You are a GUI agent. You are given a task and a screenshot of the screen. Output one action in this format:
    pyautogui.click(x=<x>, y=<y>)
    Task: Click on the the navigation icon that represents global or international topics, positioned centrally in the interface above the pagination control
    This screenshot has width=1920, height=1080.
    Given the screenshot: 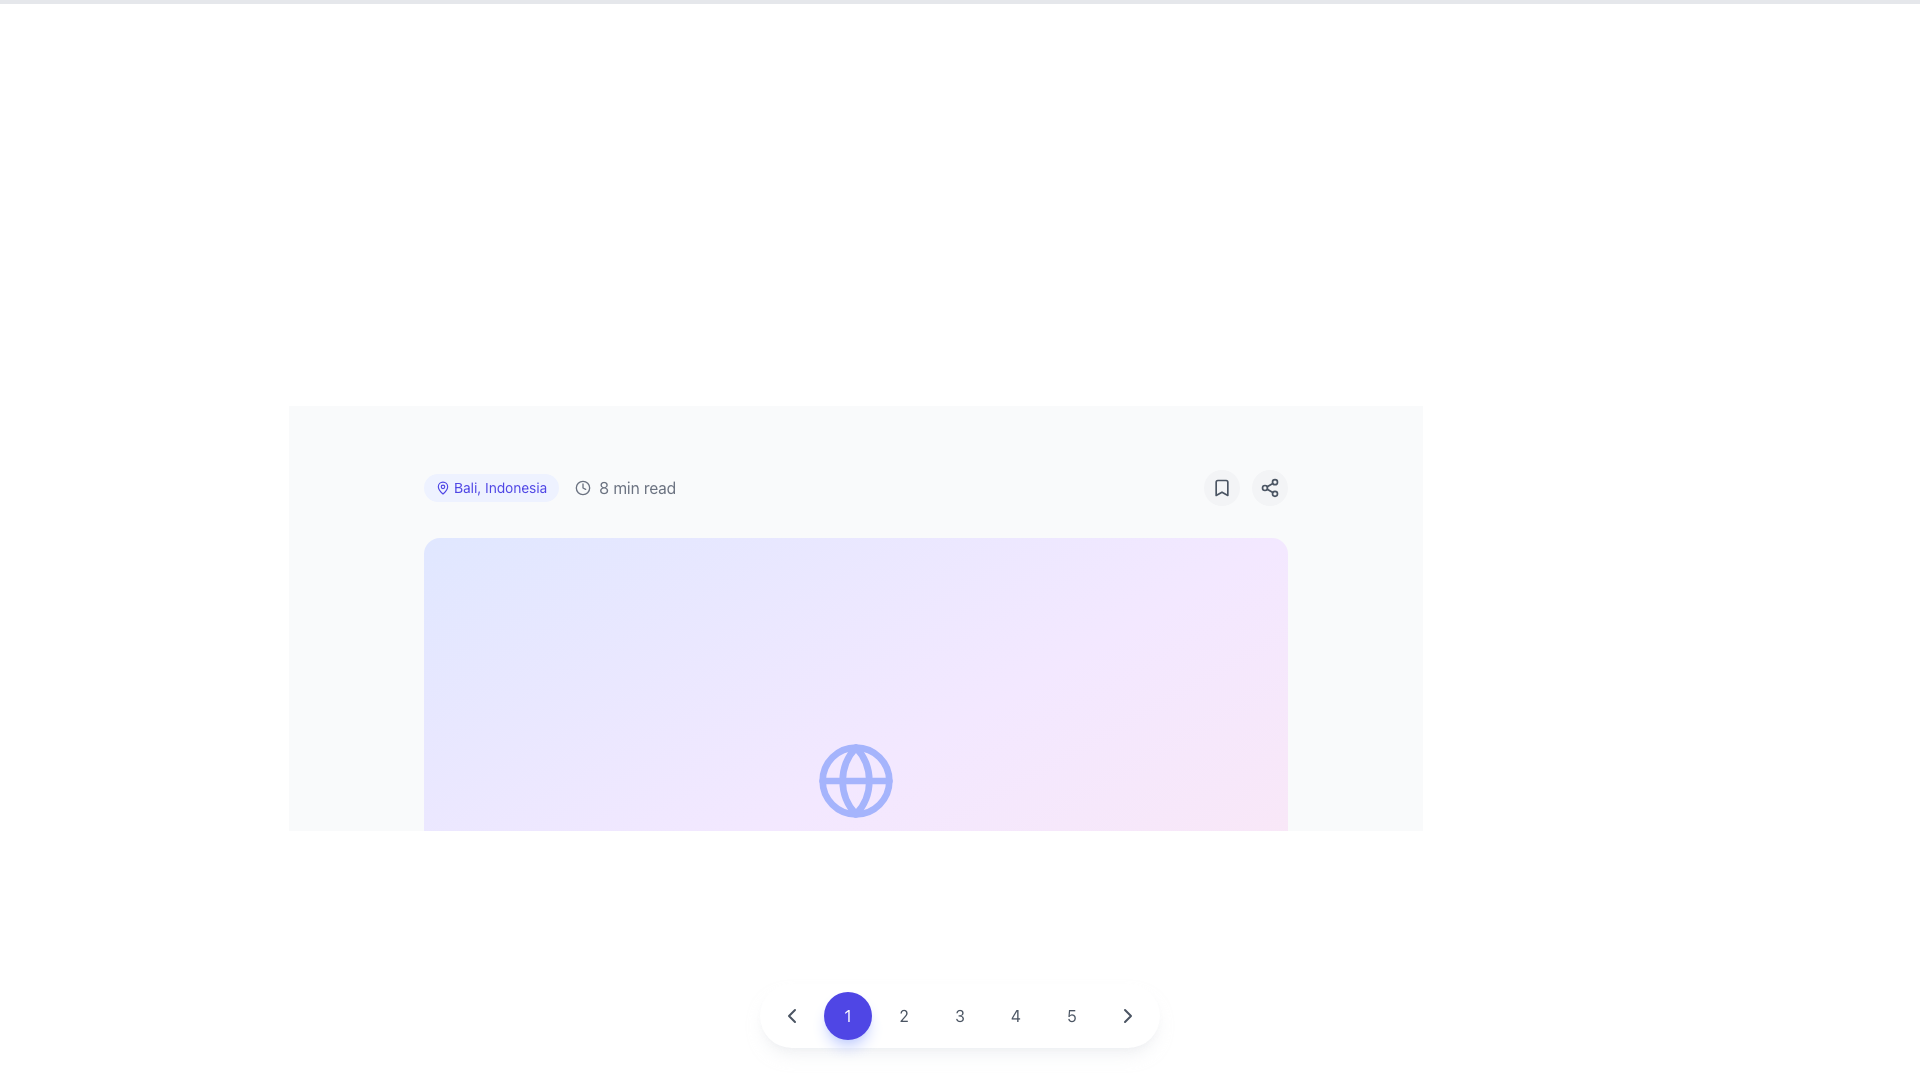 What is the action you would take?
    pyautogui.click(x=855, y=779)
    